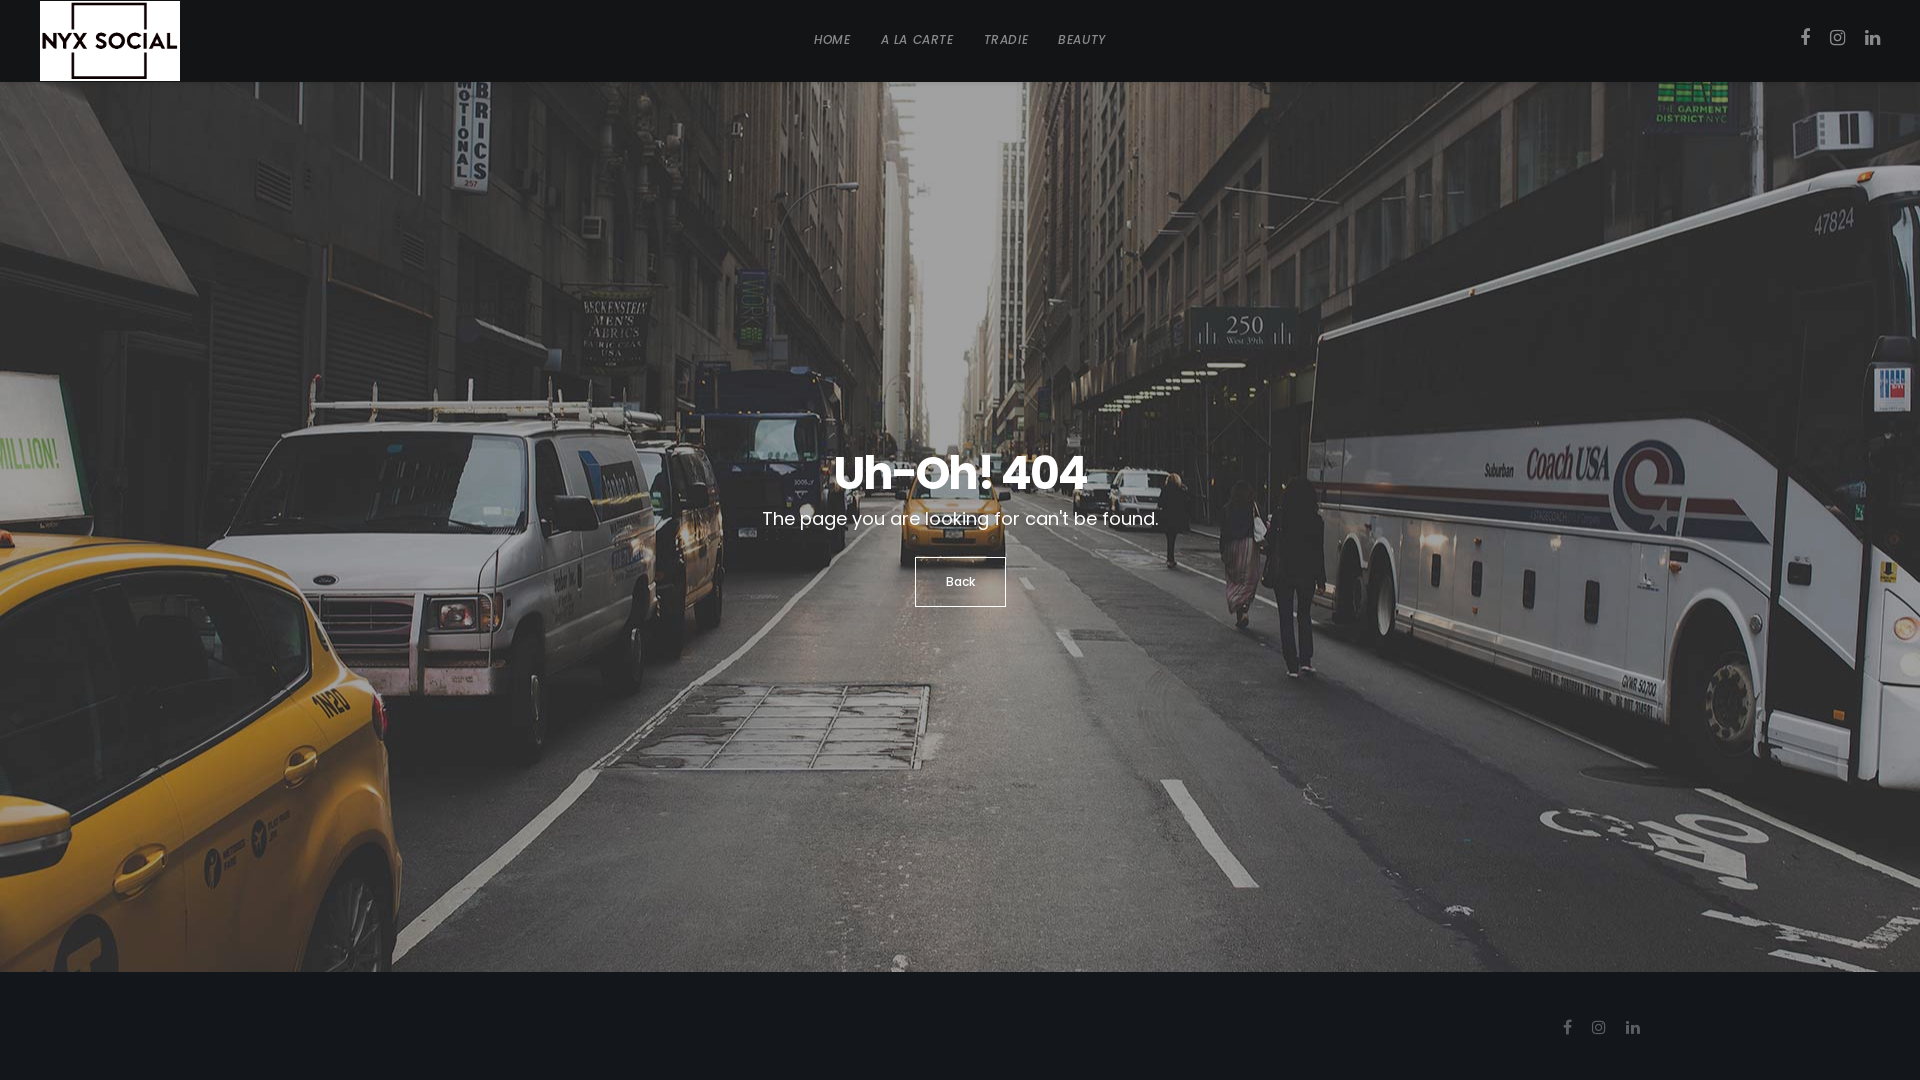  Describe the element at coordinates (1080, 39) in the screenshot. I see `'BEAUTY'` at that location.